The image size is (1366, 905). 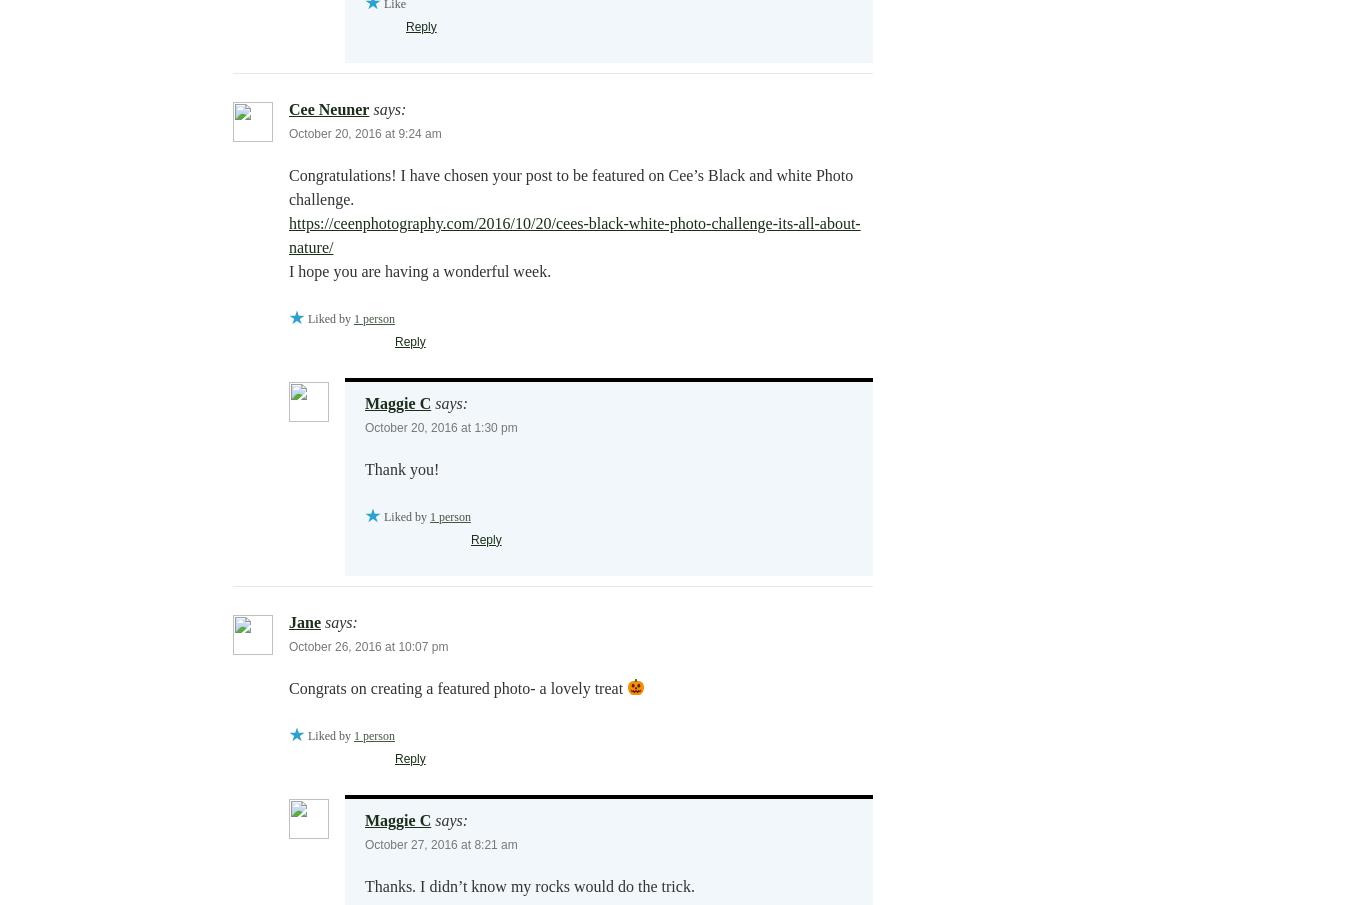 What do you see at coordinates (439, 843) in the screenshot?
I see `'October 27, 2016 at 8:21 am'` at bounding box center [439, 843].